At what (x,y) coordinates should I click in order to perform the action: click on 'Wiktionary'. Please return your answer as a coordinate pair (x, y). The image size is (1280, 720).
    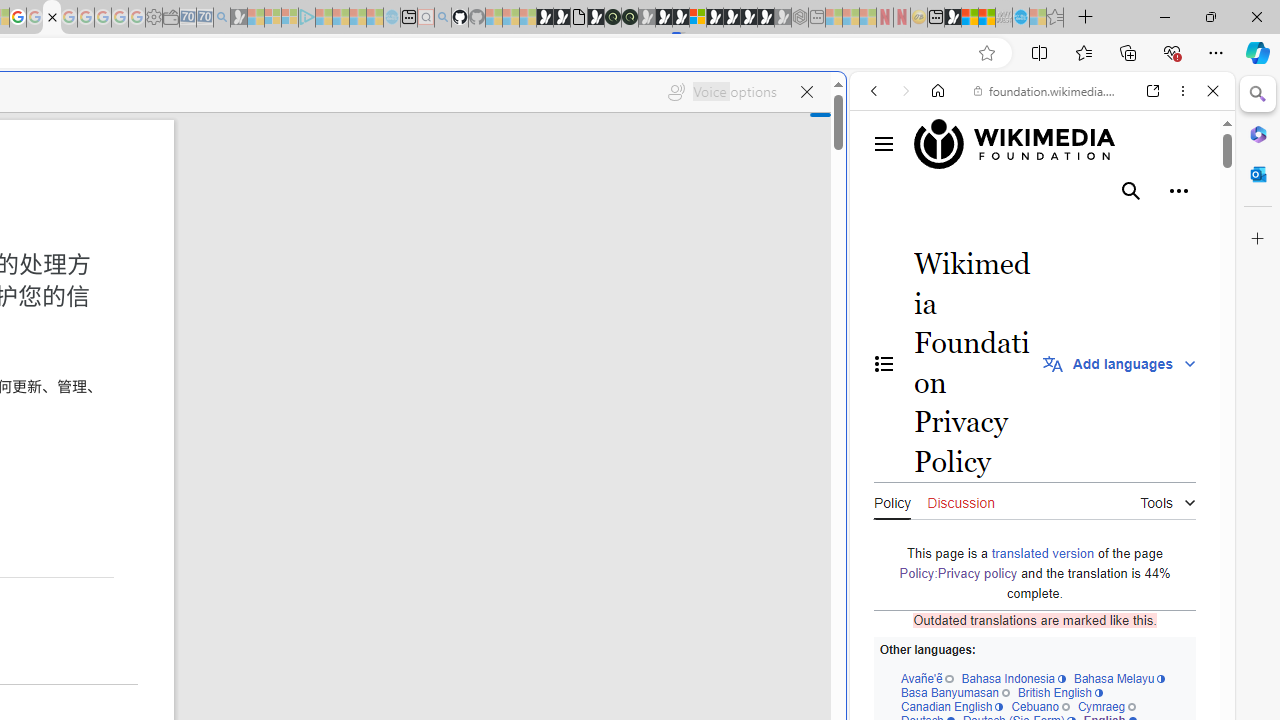
    Looking at the image, I should click on (1034, 669).